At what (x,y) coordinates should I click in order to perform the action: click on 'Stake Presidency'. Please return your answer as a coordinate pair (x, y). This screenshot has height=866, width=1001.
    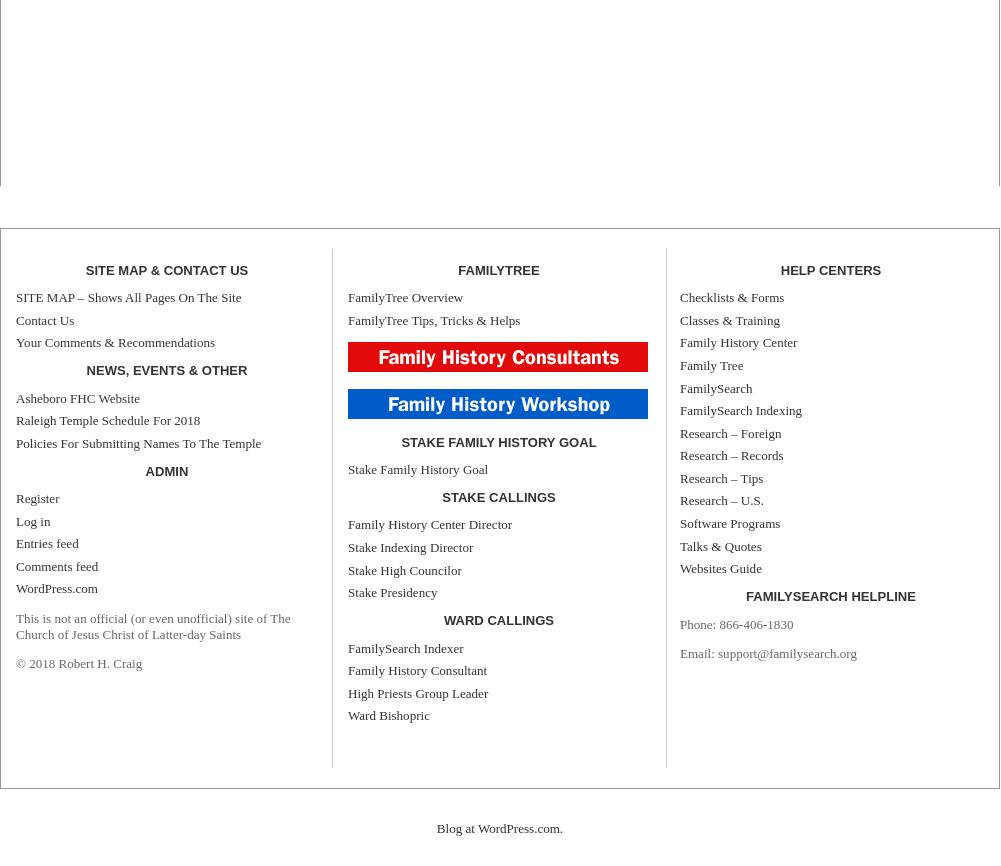
    Looking at the image, I should click on (391, 592).